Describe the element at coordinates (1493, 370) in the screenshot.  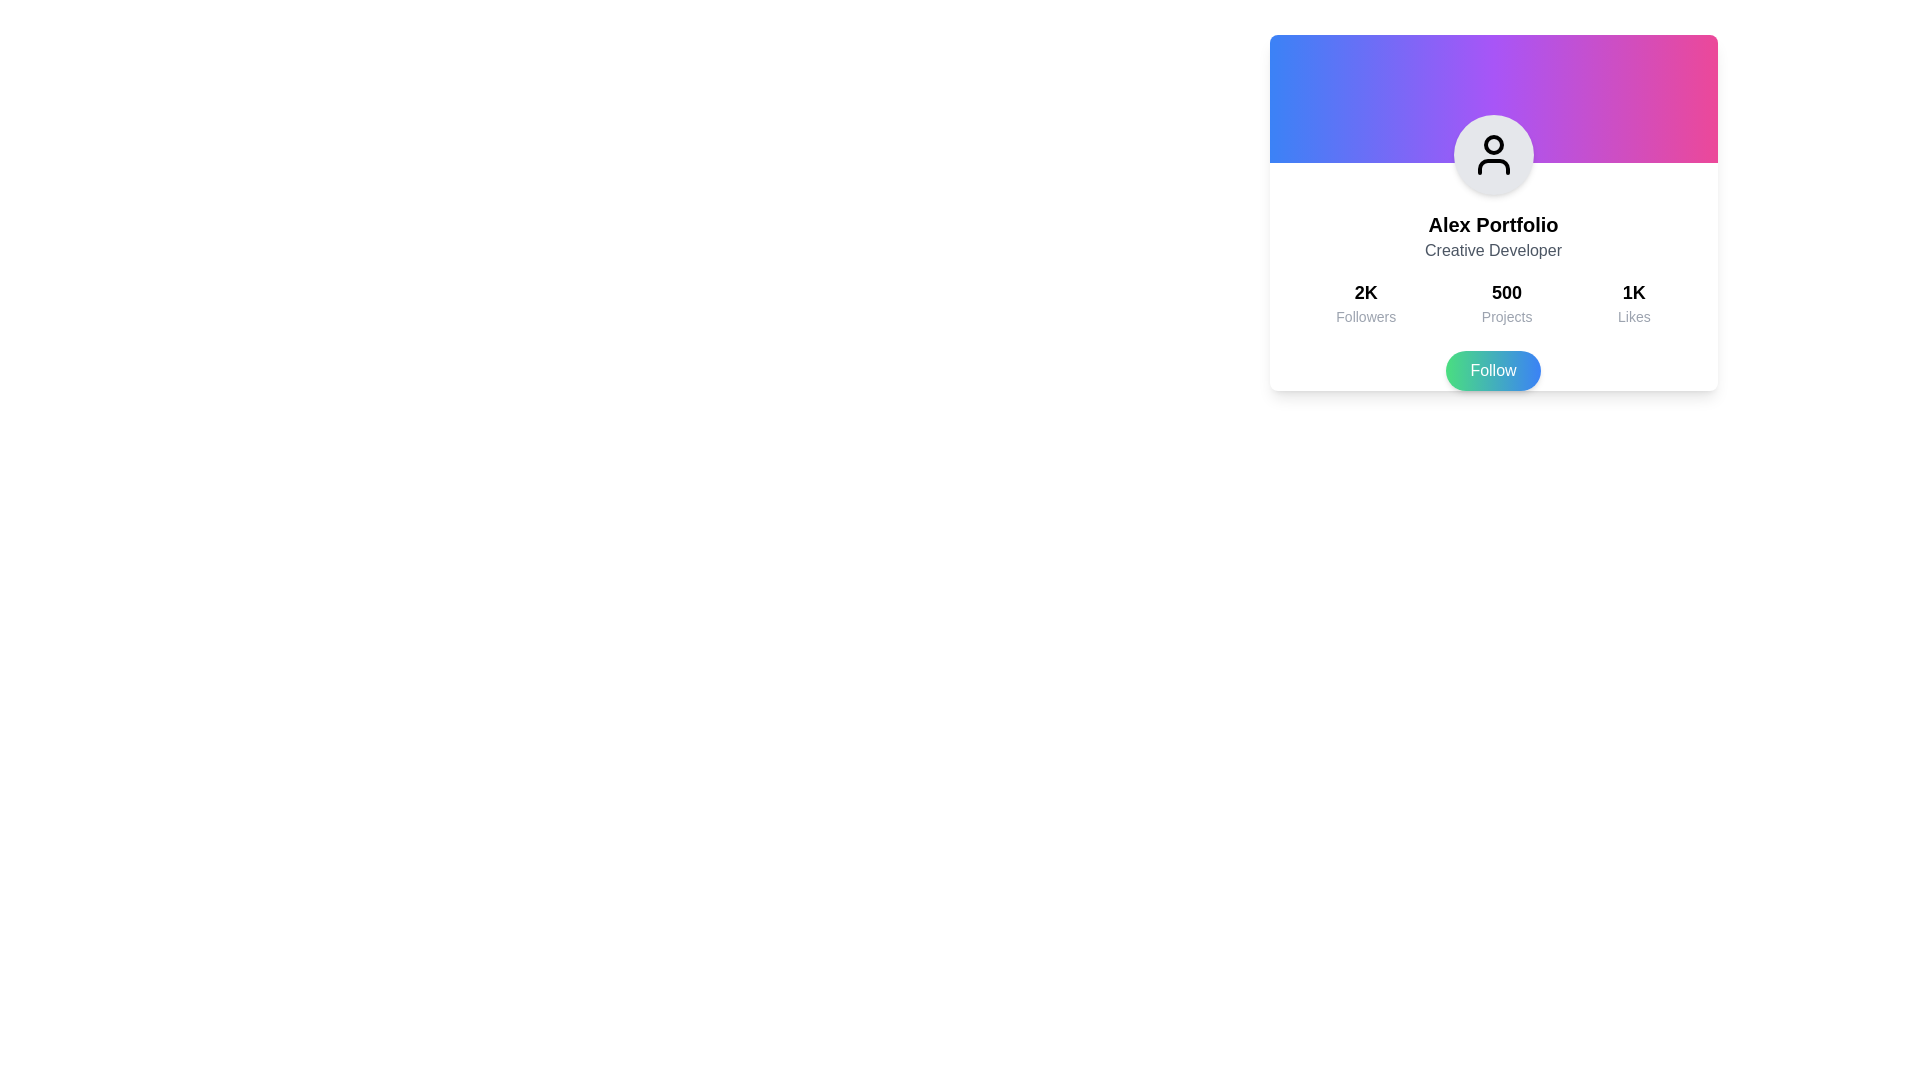
I see `the follow button located in the lower section of the user information card to trigger a visual state change` at that location.